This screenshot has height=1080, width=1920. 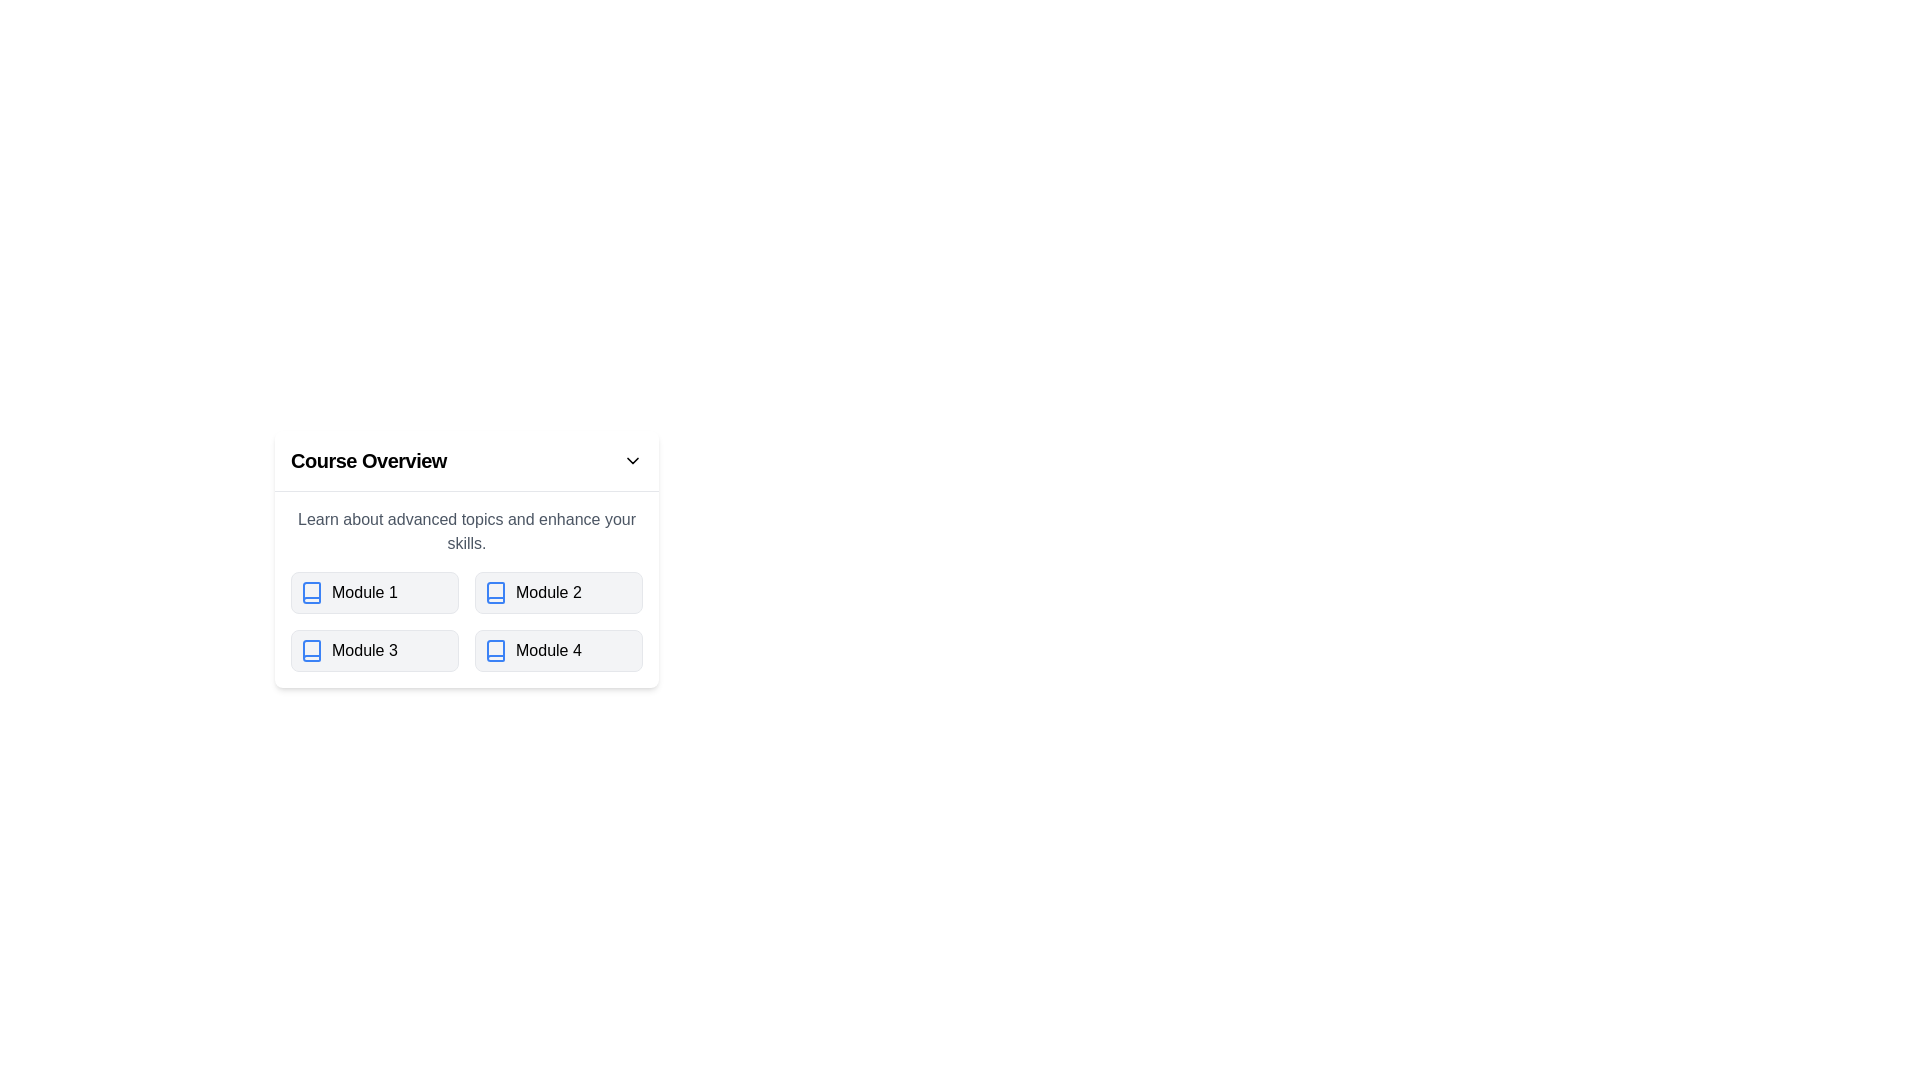 What do you see at coordinates (548, 592) in the screenshot?
I see `the Text Label that identifies the corresponding module represented by the button, located in the top-right quadrant of the grid layout, to provide context to the user about the linked content or feature` at bounding box center [548, 592].